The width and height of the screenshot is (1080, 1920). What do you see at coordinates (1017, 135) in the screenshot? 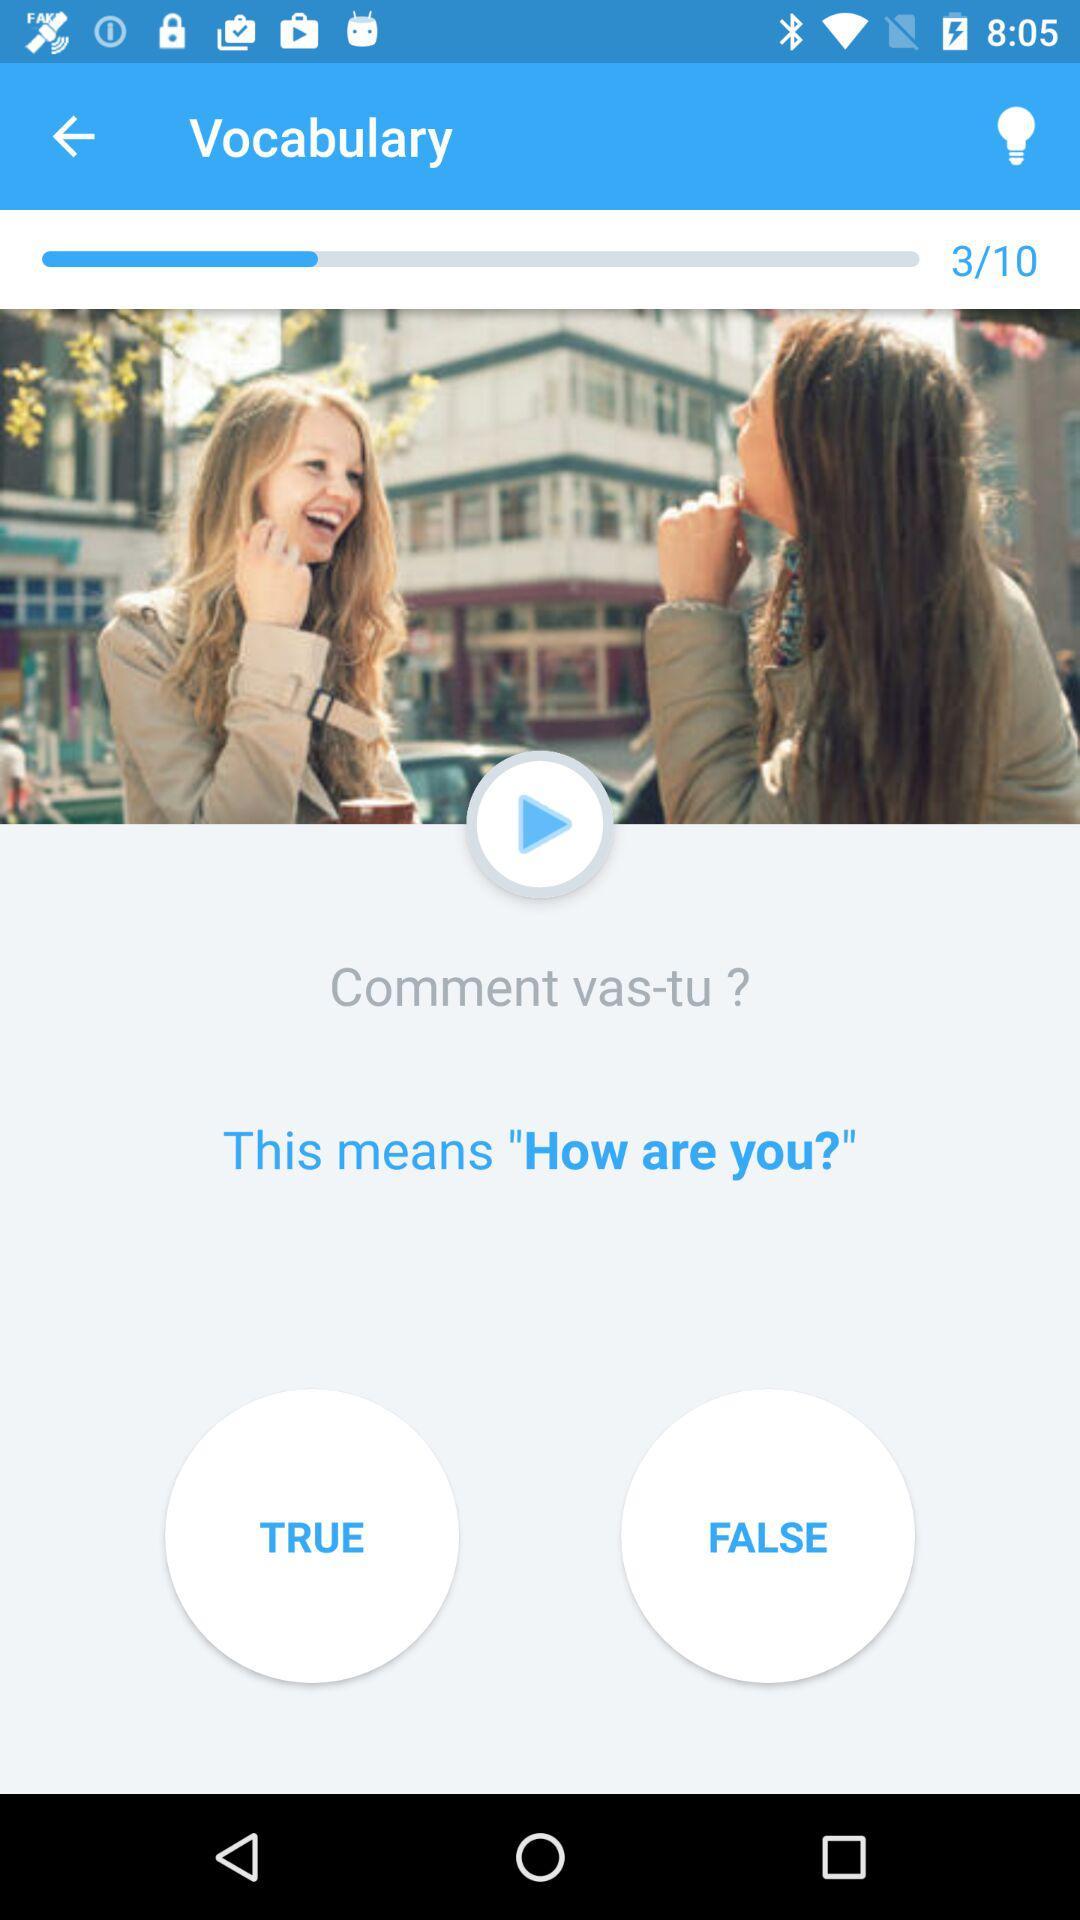
I see `icon next to the vocabulary` at bounding box center [1017, 135].